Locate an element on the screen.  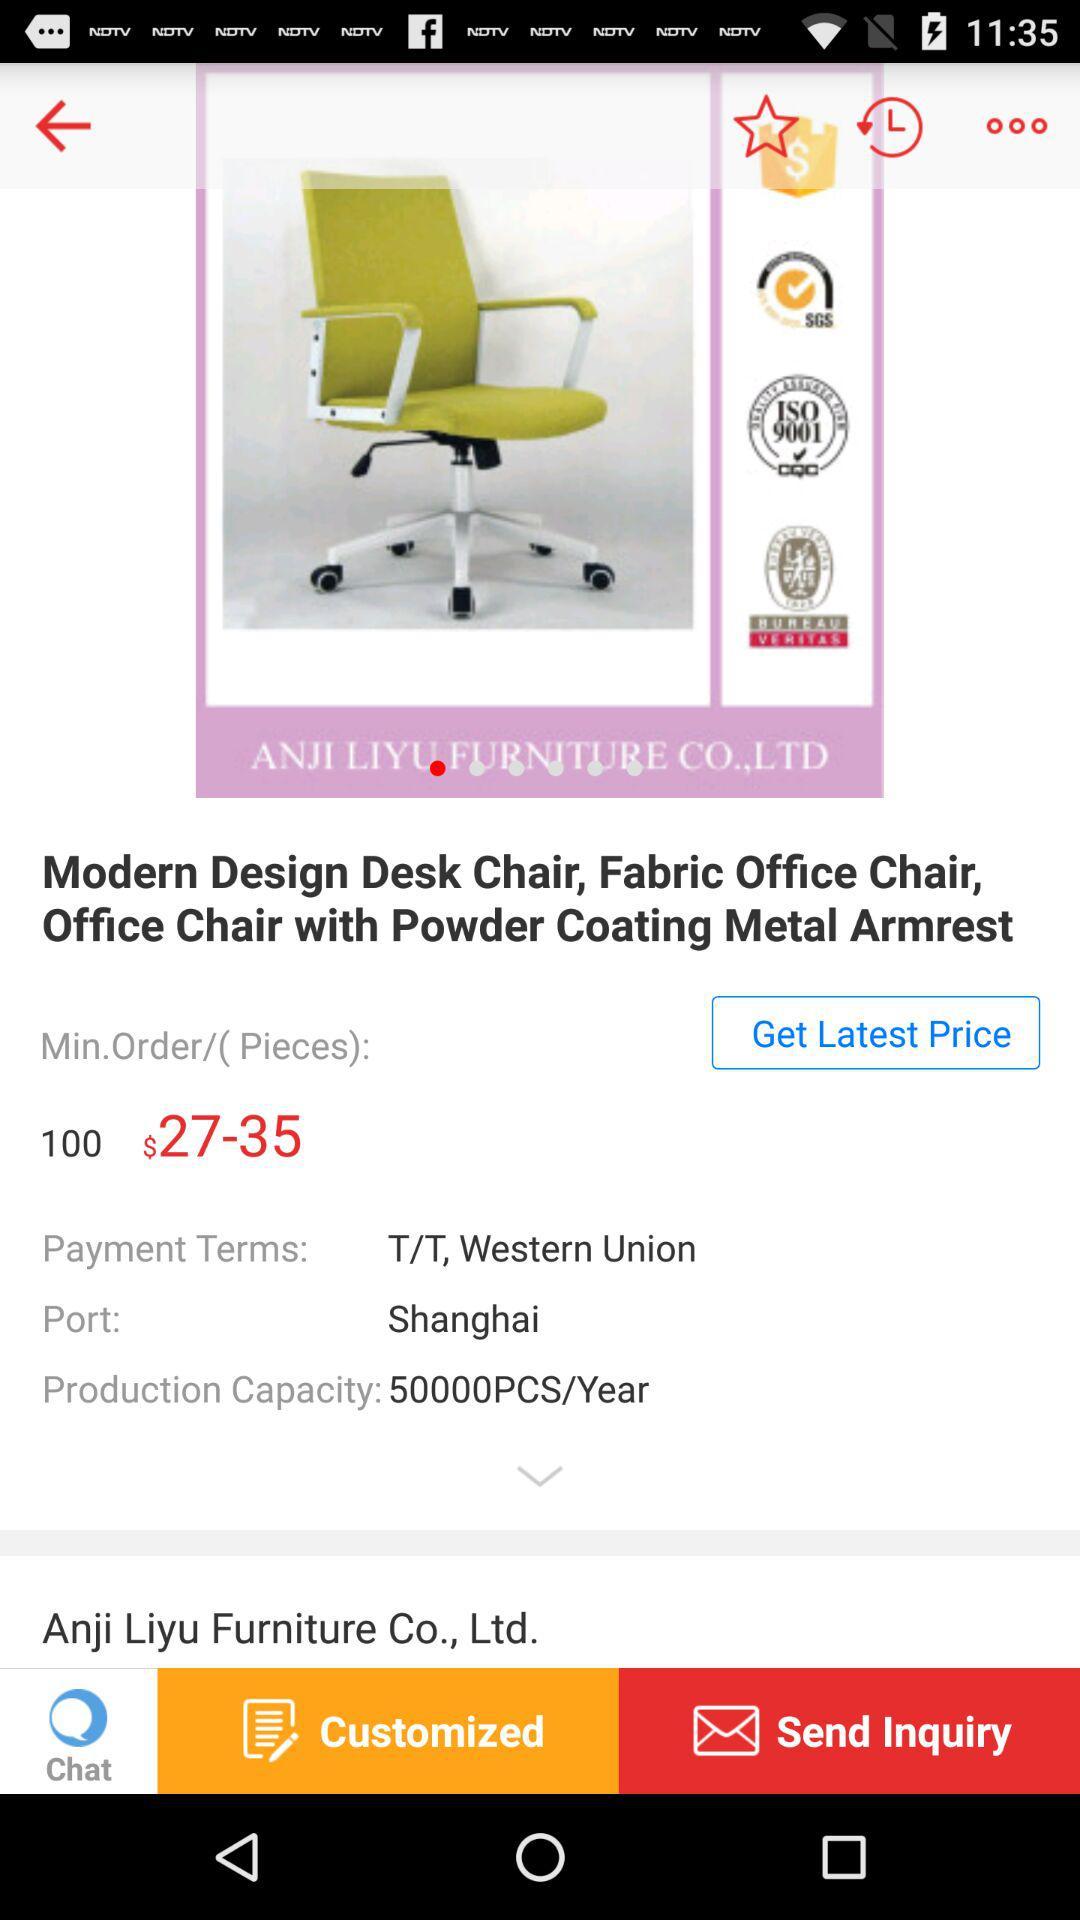
the star icon is located at coordinates (764, 133).